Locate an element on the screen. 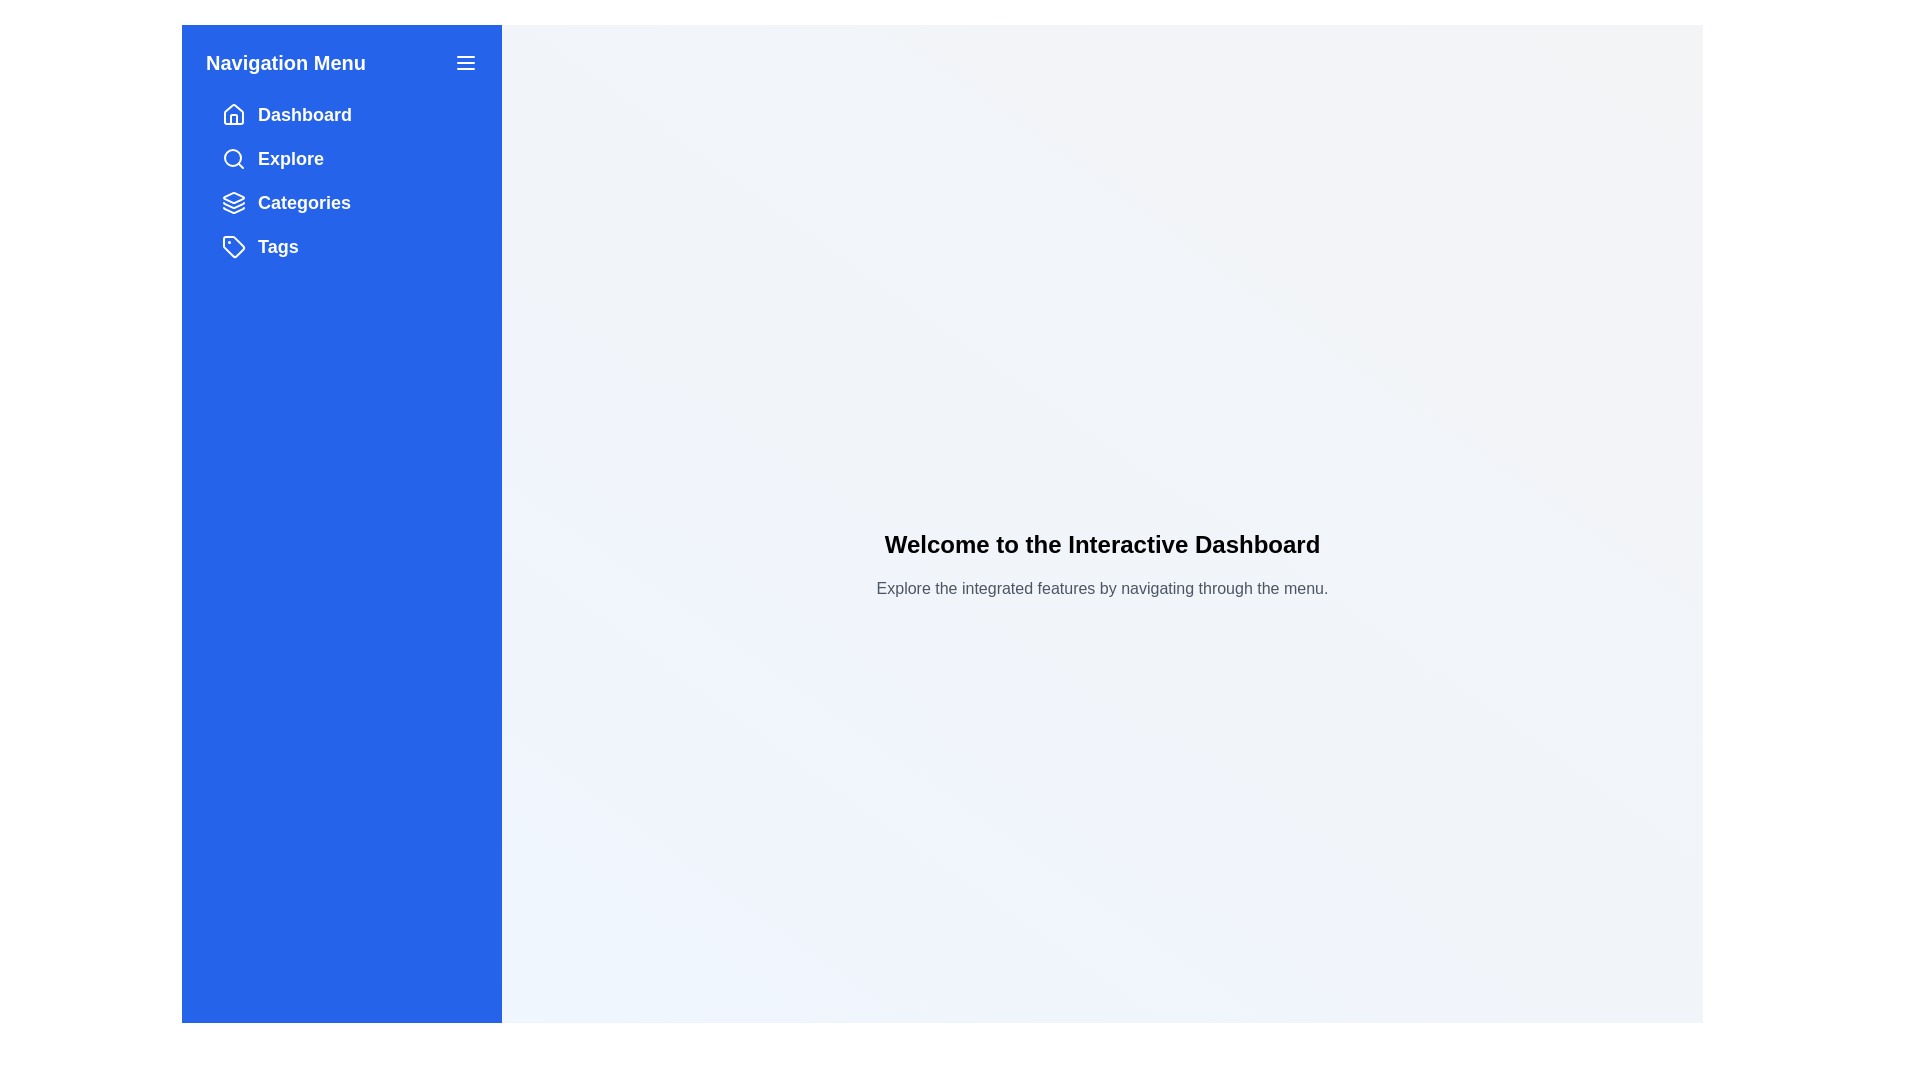 The height and width of the screenshot is (1080, 1920). the menu item labeled Categories is located at coordinates (341, 203).